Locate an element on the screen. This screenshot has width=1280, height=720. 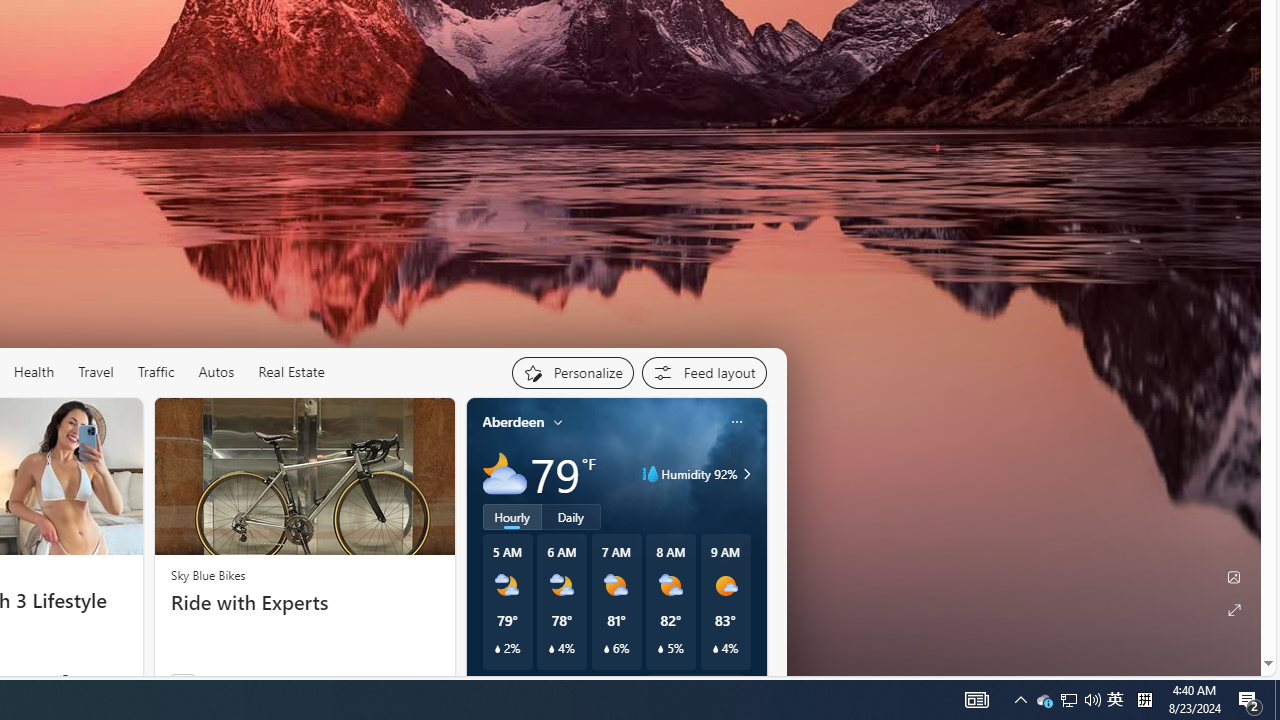
'Autos' is located at coordinates (216, 371).